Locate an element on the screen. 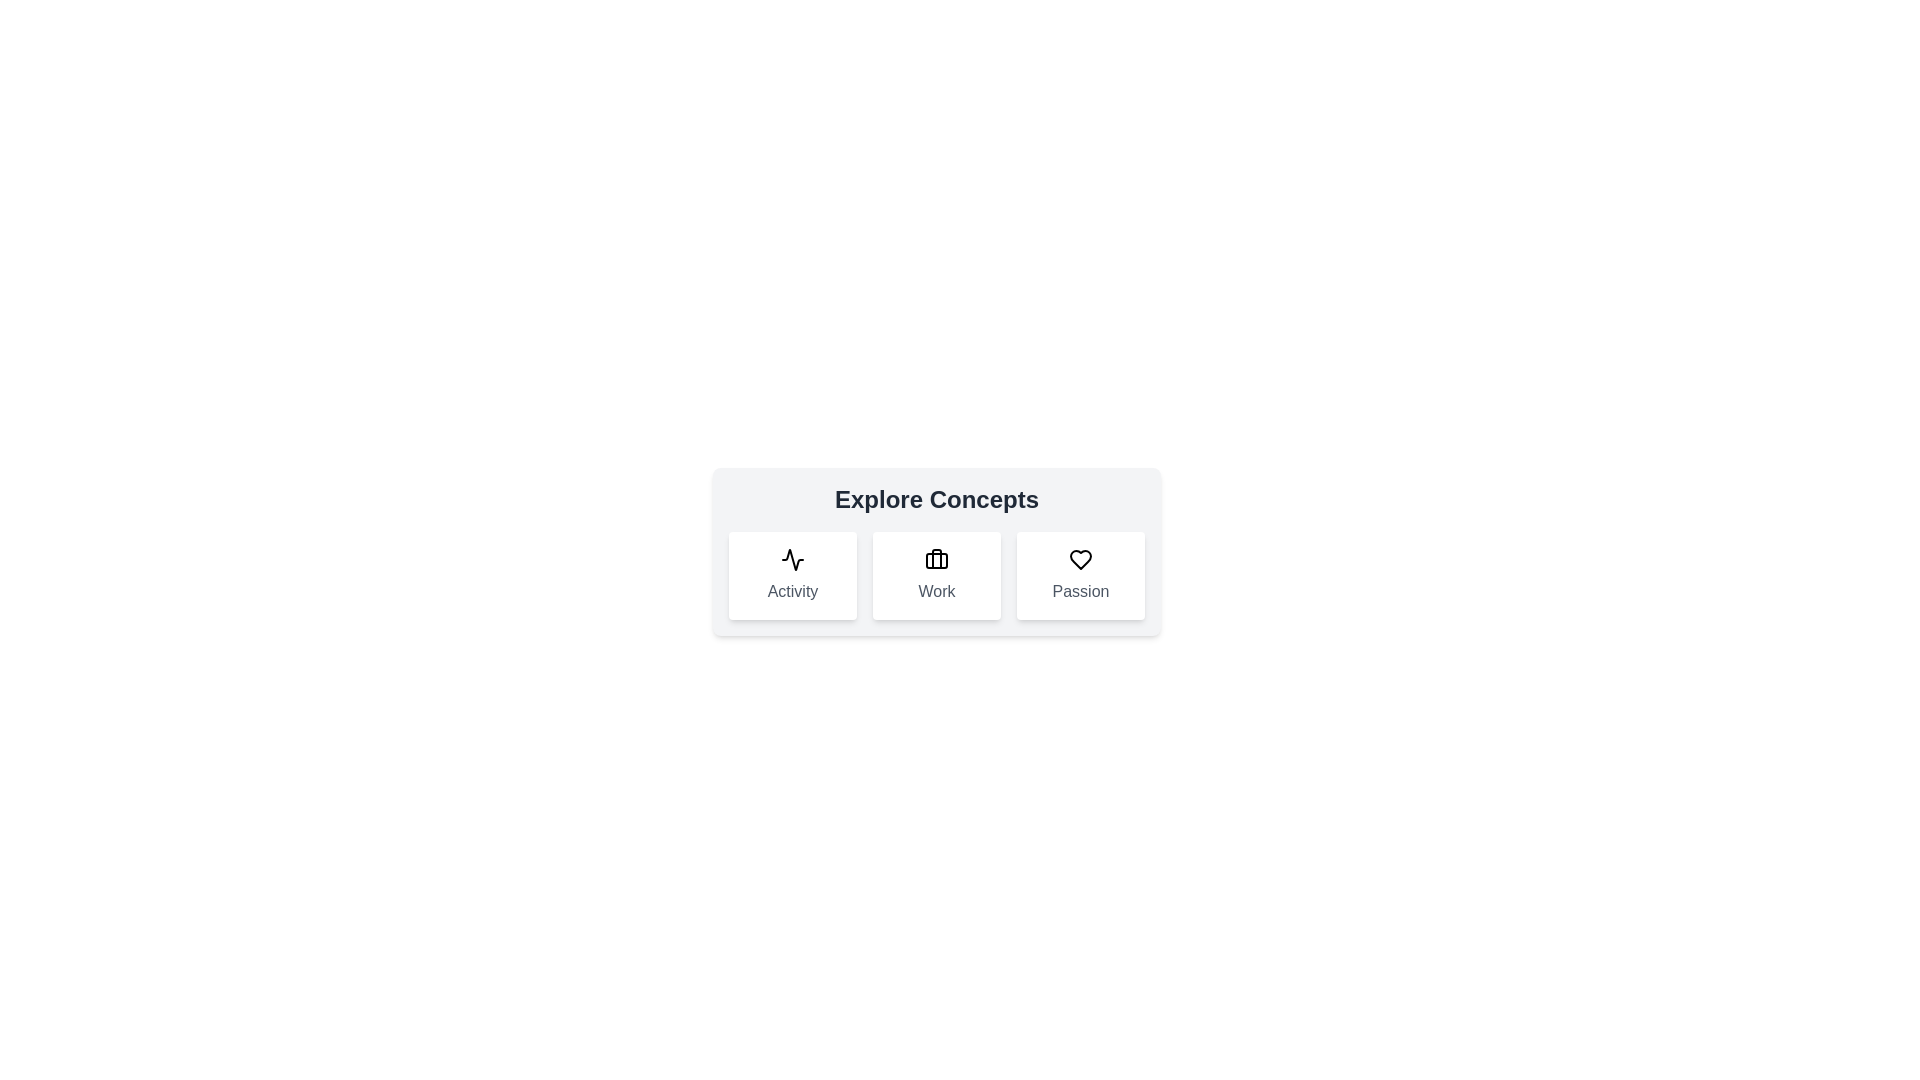  the lower rectangular section of the red briefcase icon, which is the middle icon under the title 'Explore Concepts' is located at coordinates (935, 560).